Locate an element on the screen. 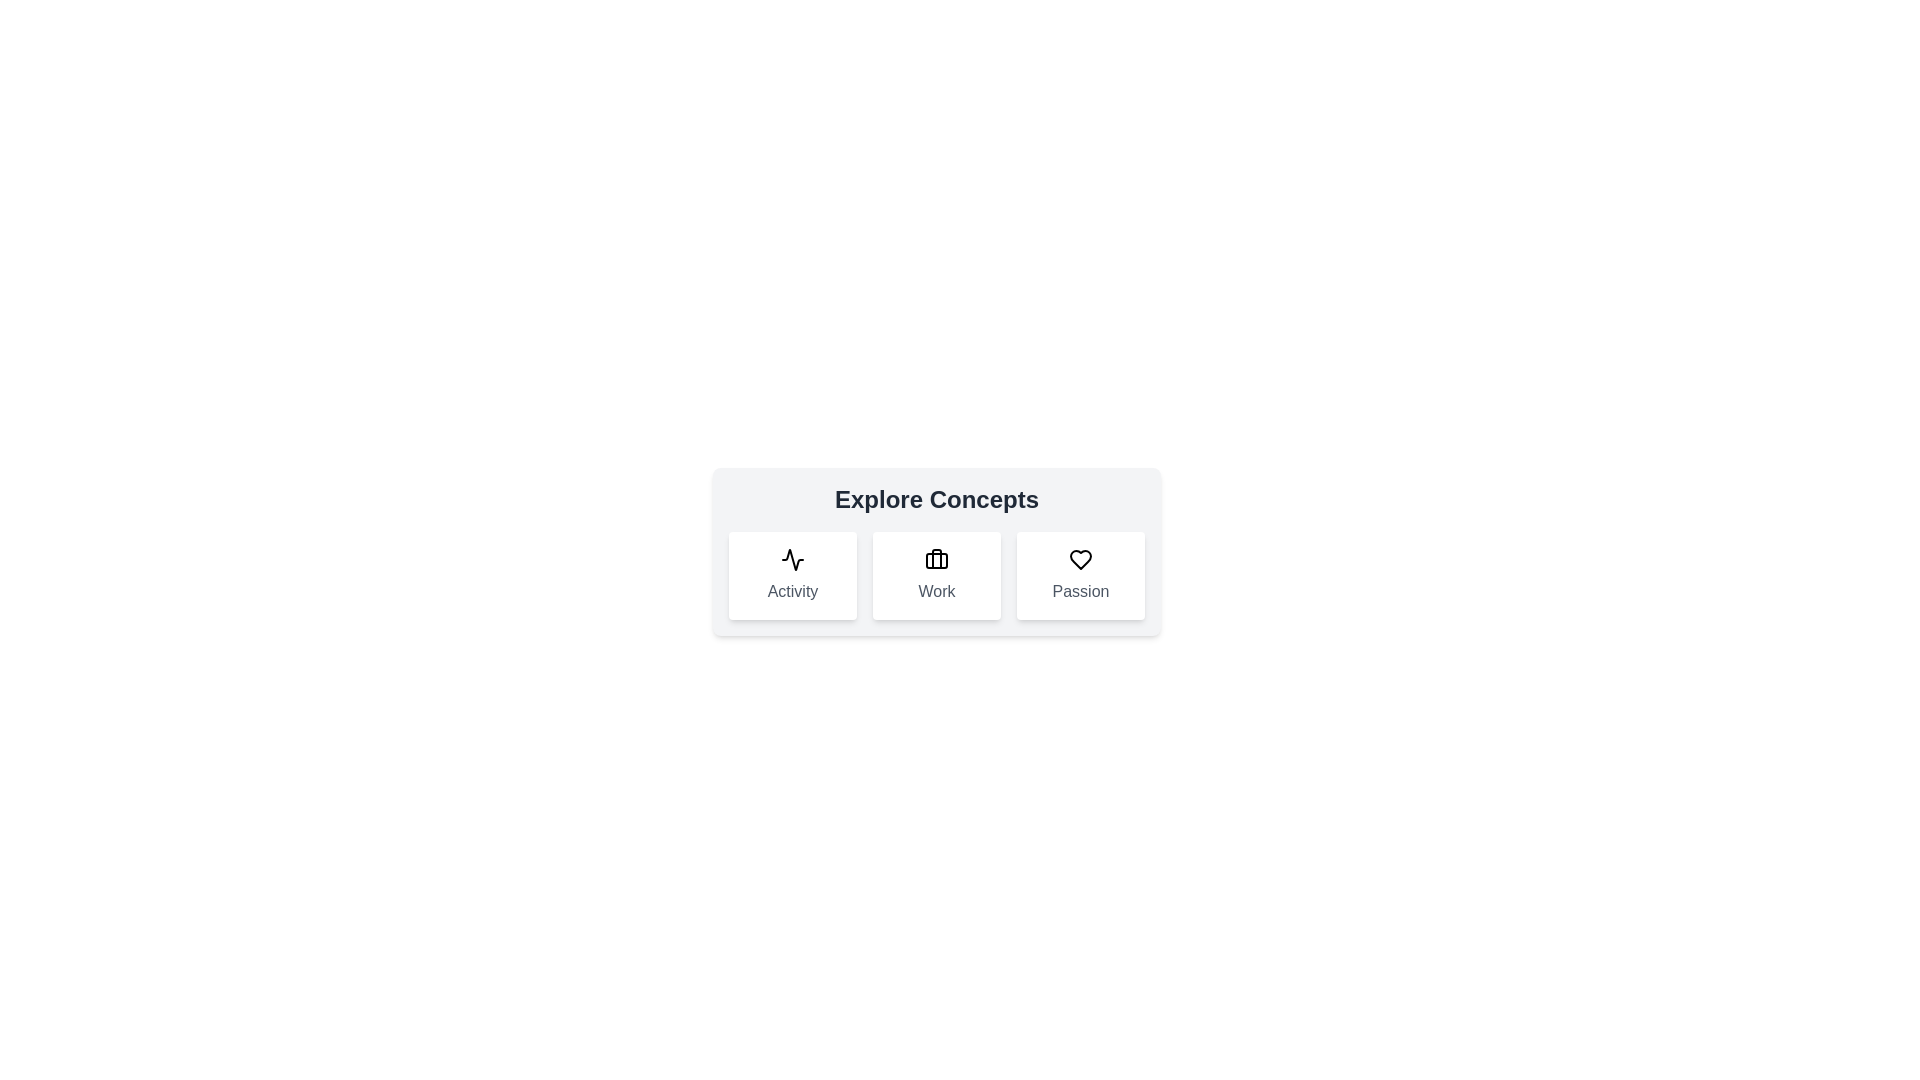  the lower rectangular section of the red briefcase icon, which is the middle icon under the title 'Explore Concepts' is located at coordinates (935, 560).